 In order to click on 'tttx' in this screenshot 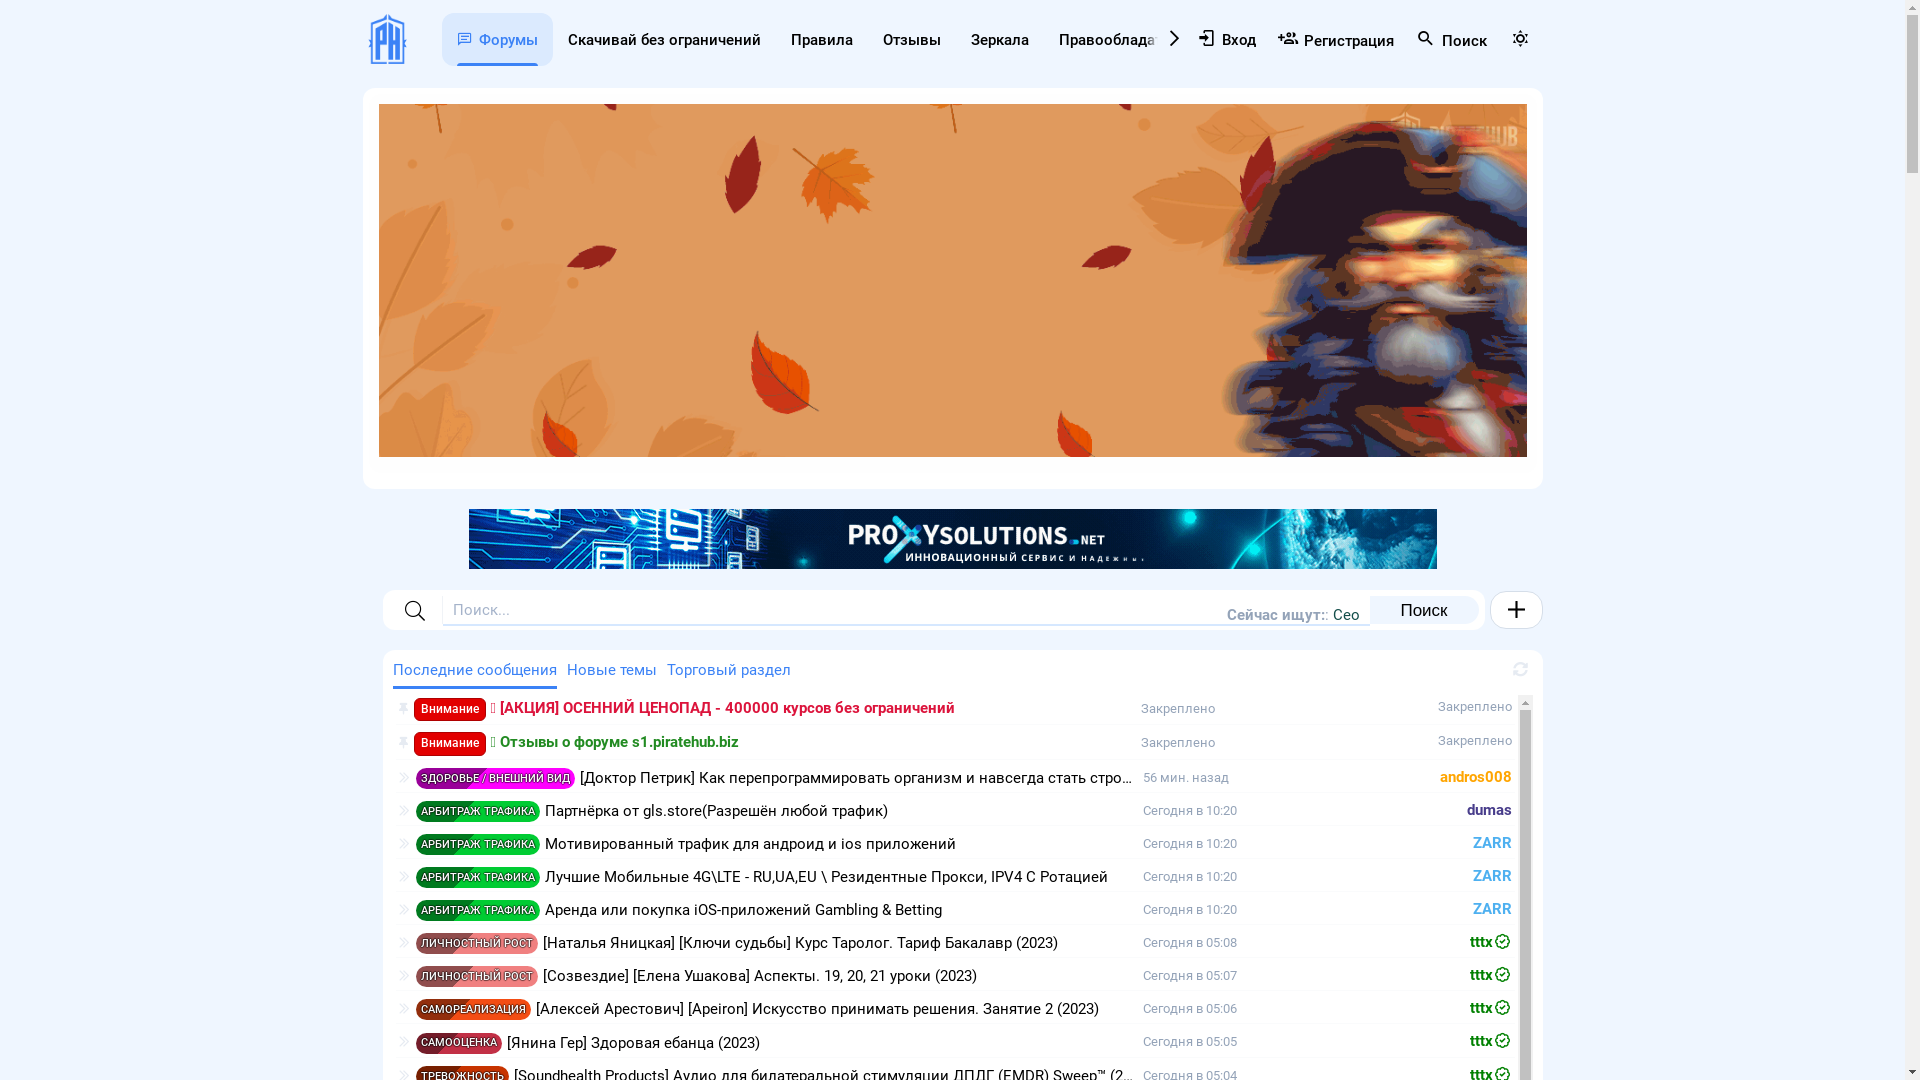, I will do `click(1491, 1040)`.